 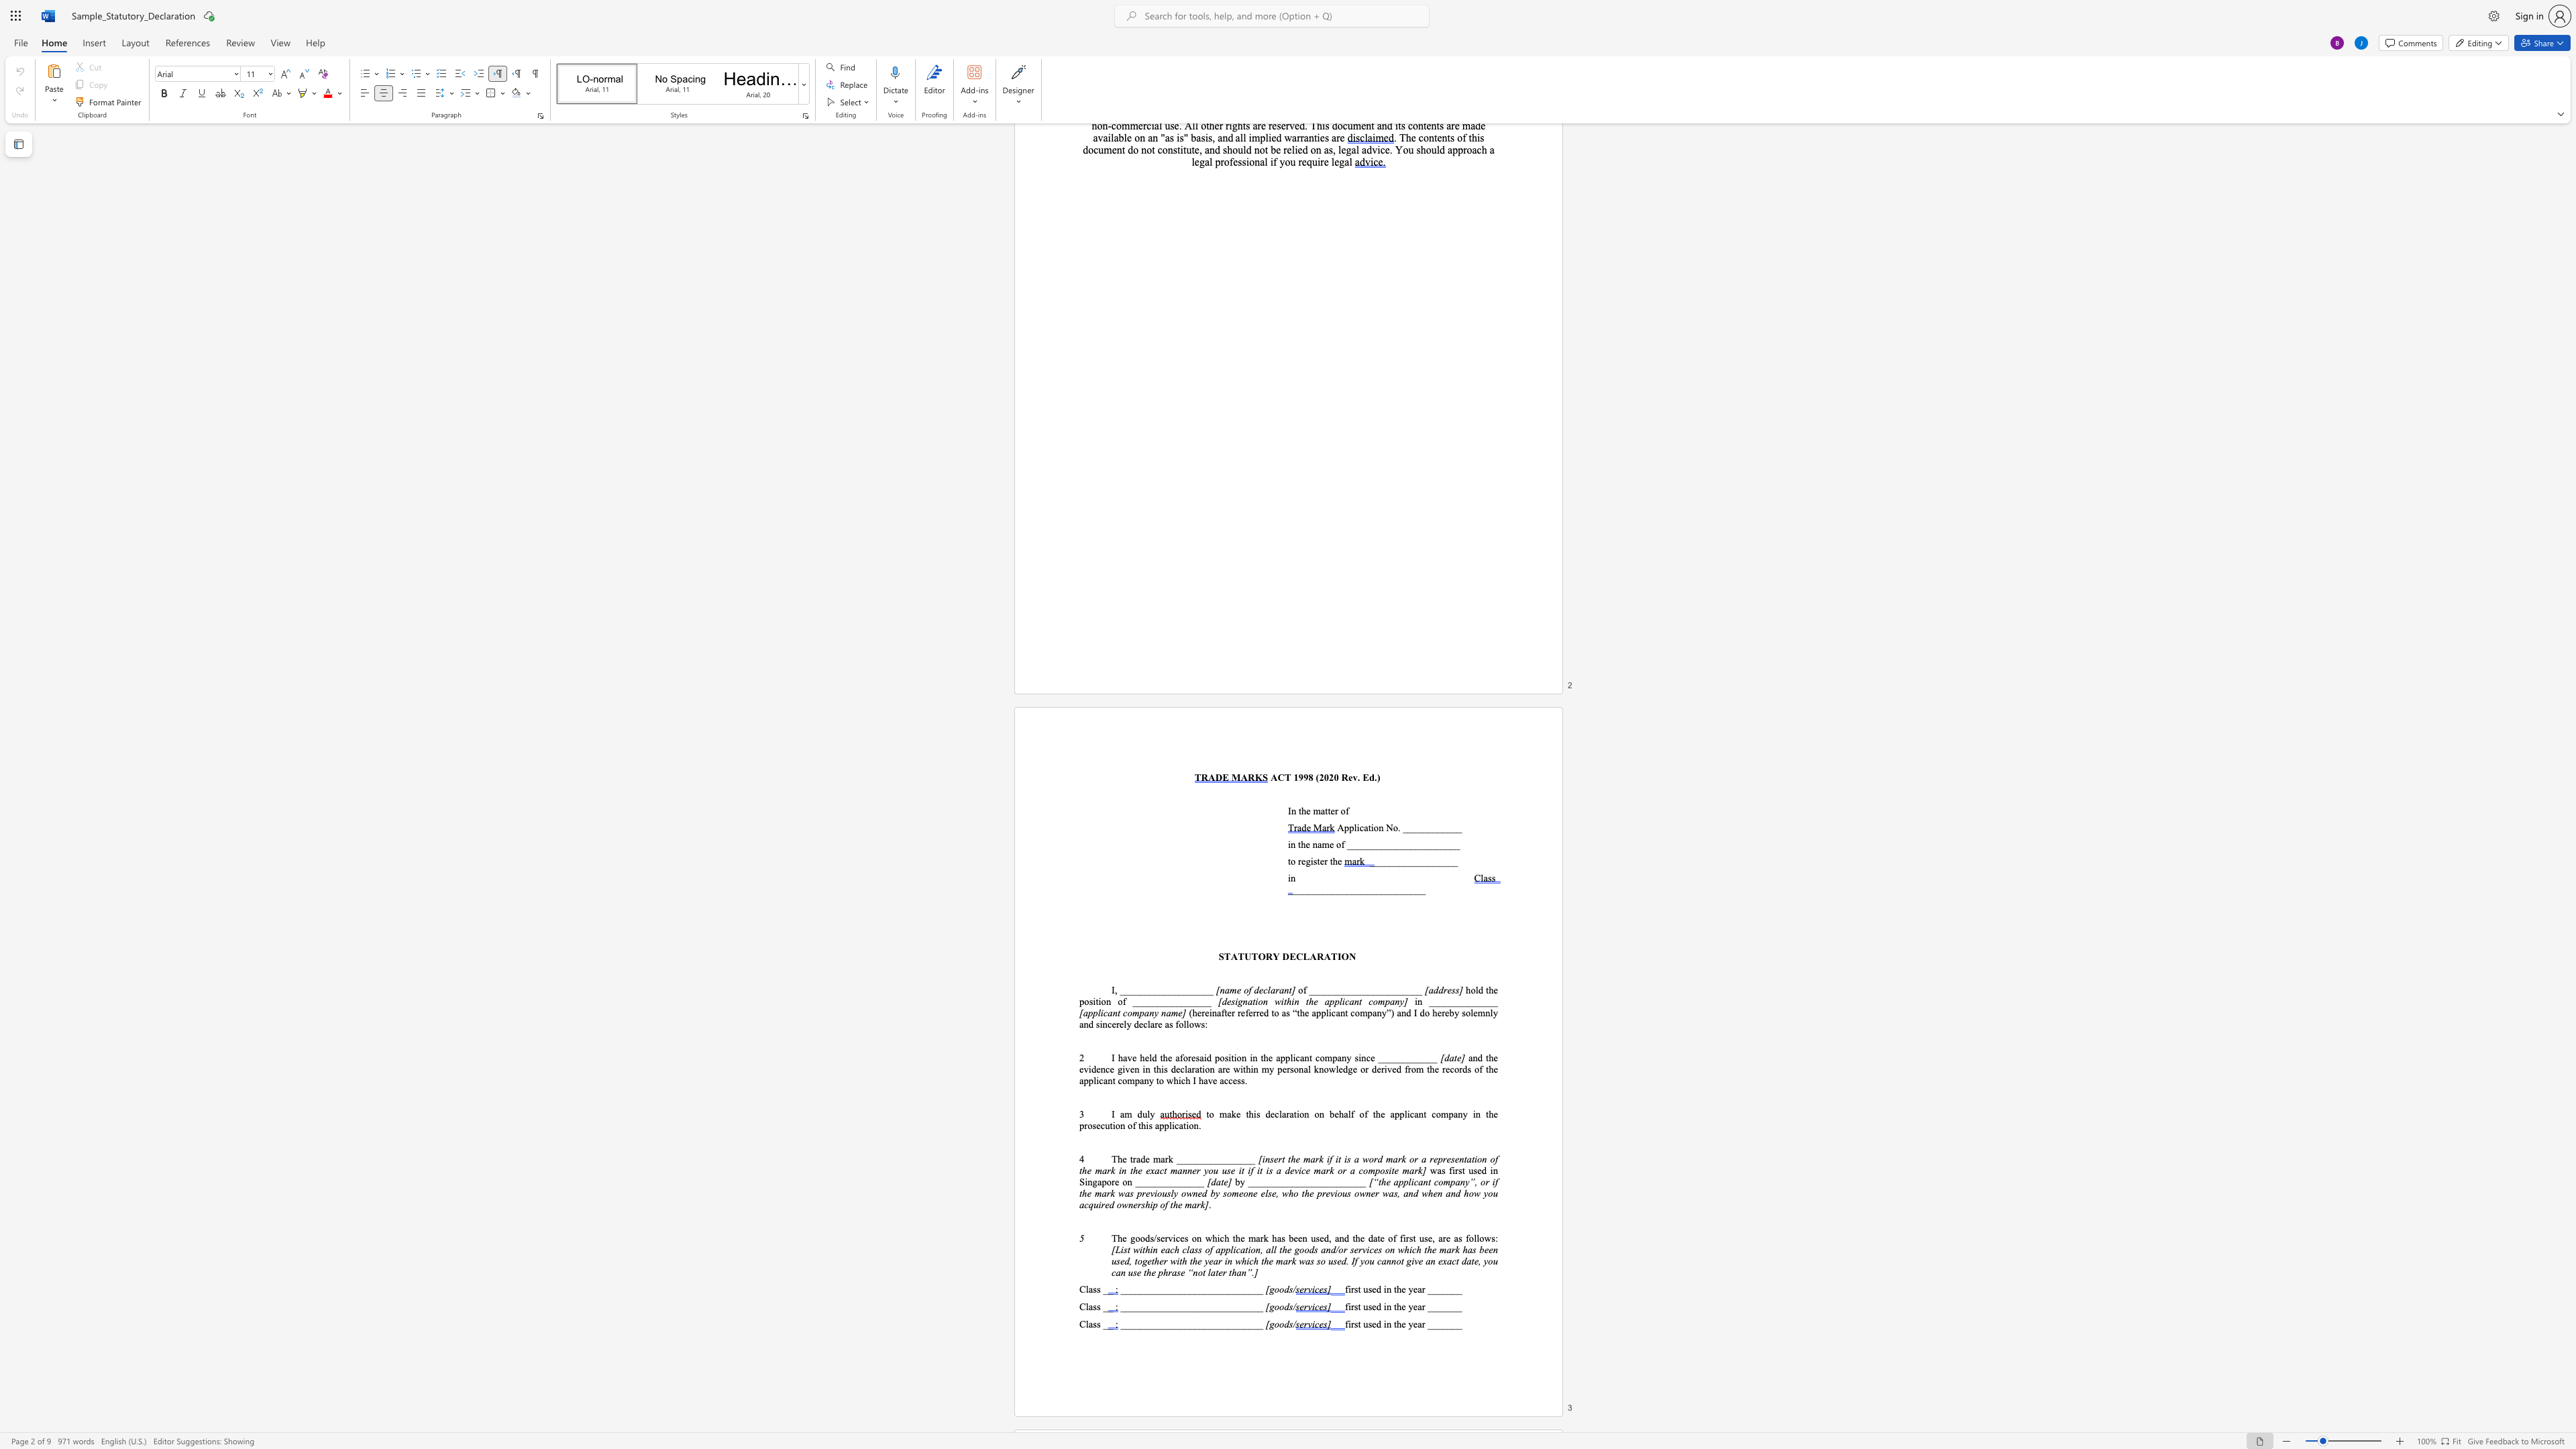 I want to click on the subset text "old th" within the text "hold the position of ________________", so click(x=1469, y=989).